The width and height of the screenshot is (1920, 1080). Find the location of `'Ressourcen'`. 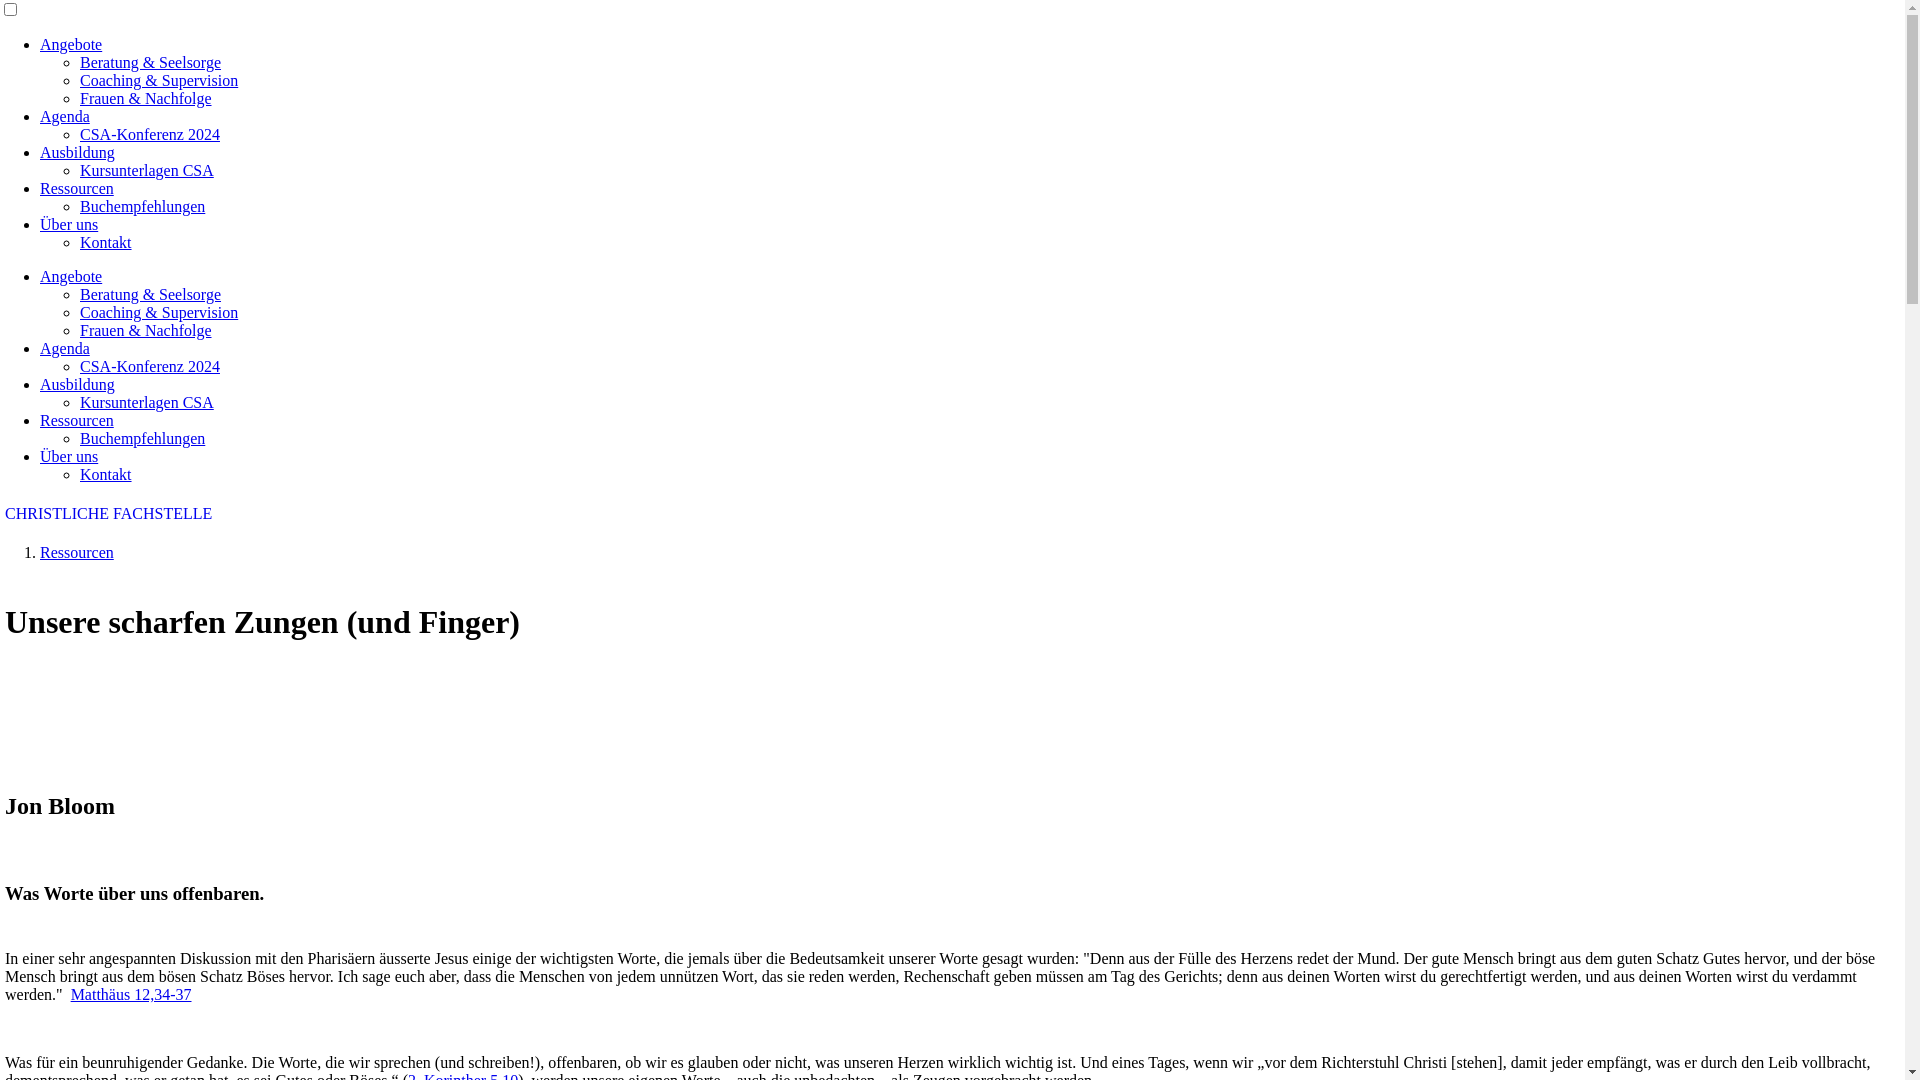

'Ressourcen' is located at coordinates (39, 188).